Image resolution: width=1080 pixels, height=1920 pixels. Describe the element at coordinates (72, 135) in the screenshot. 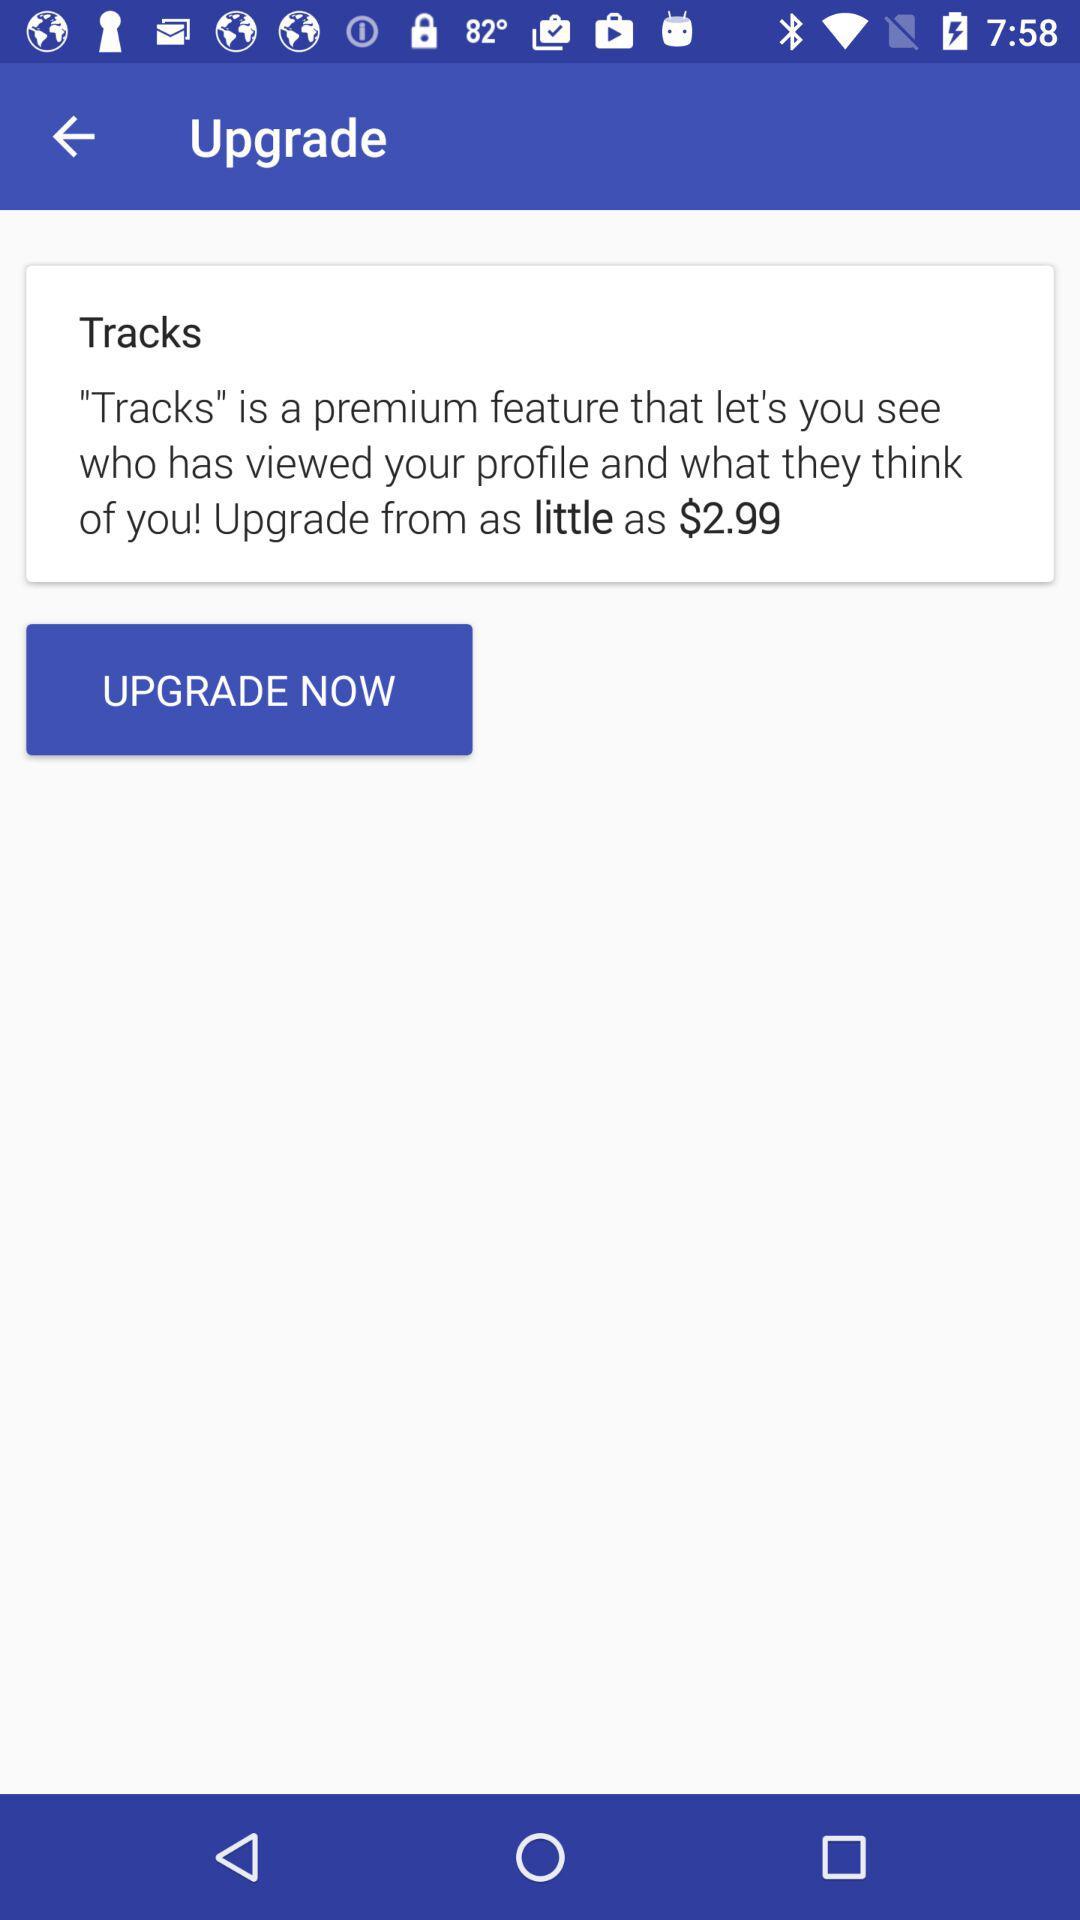

I see `item above the tracks` at that location.